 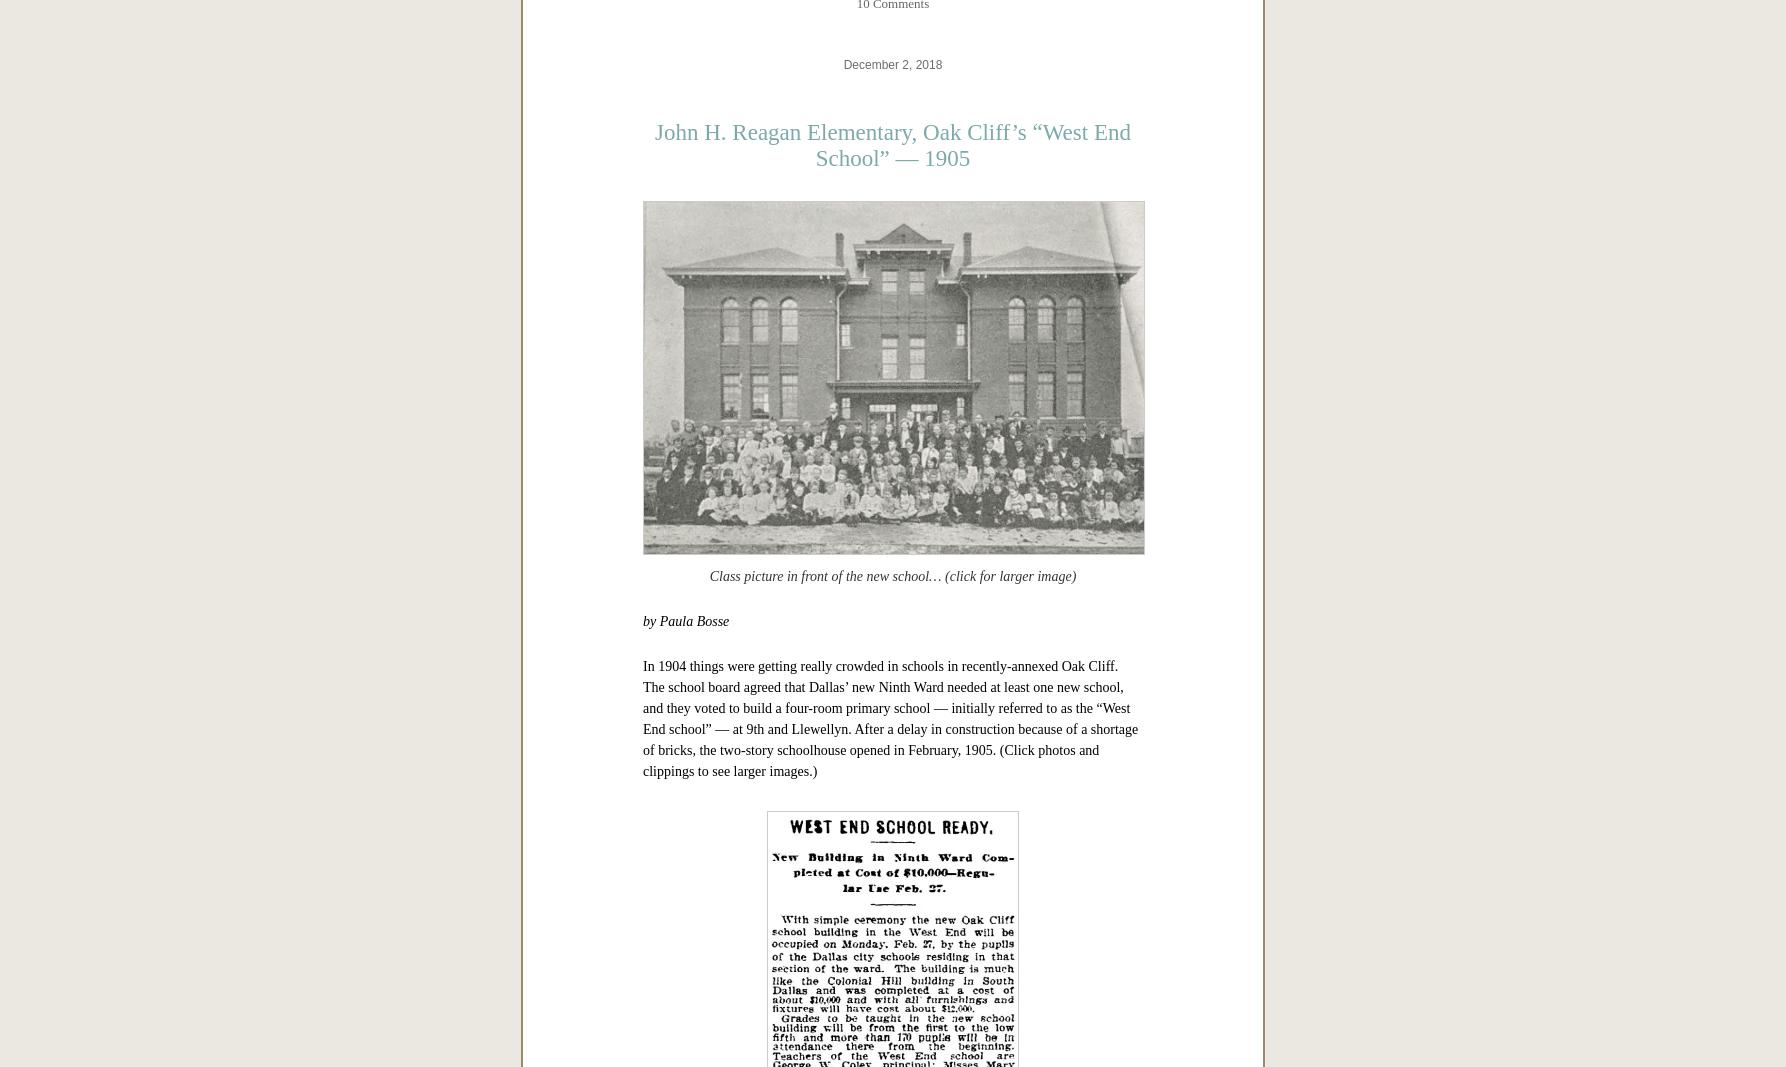 What do you see at coordinates (642, 187) in the screenshot?
I see `'More on Lake Cliff can be found in'` at bounding box center [642, 187].